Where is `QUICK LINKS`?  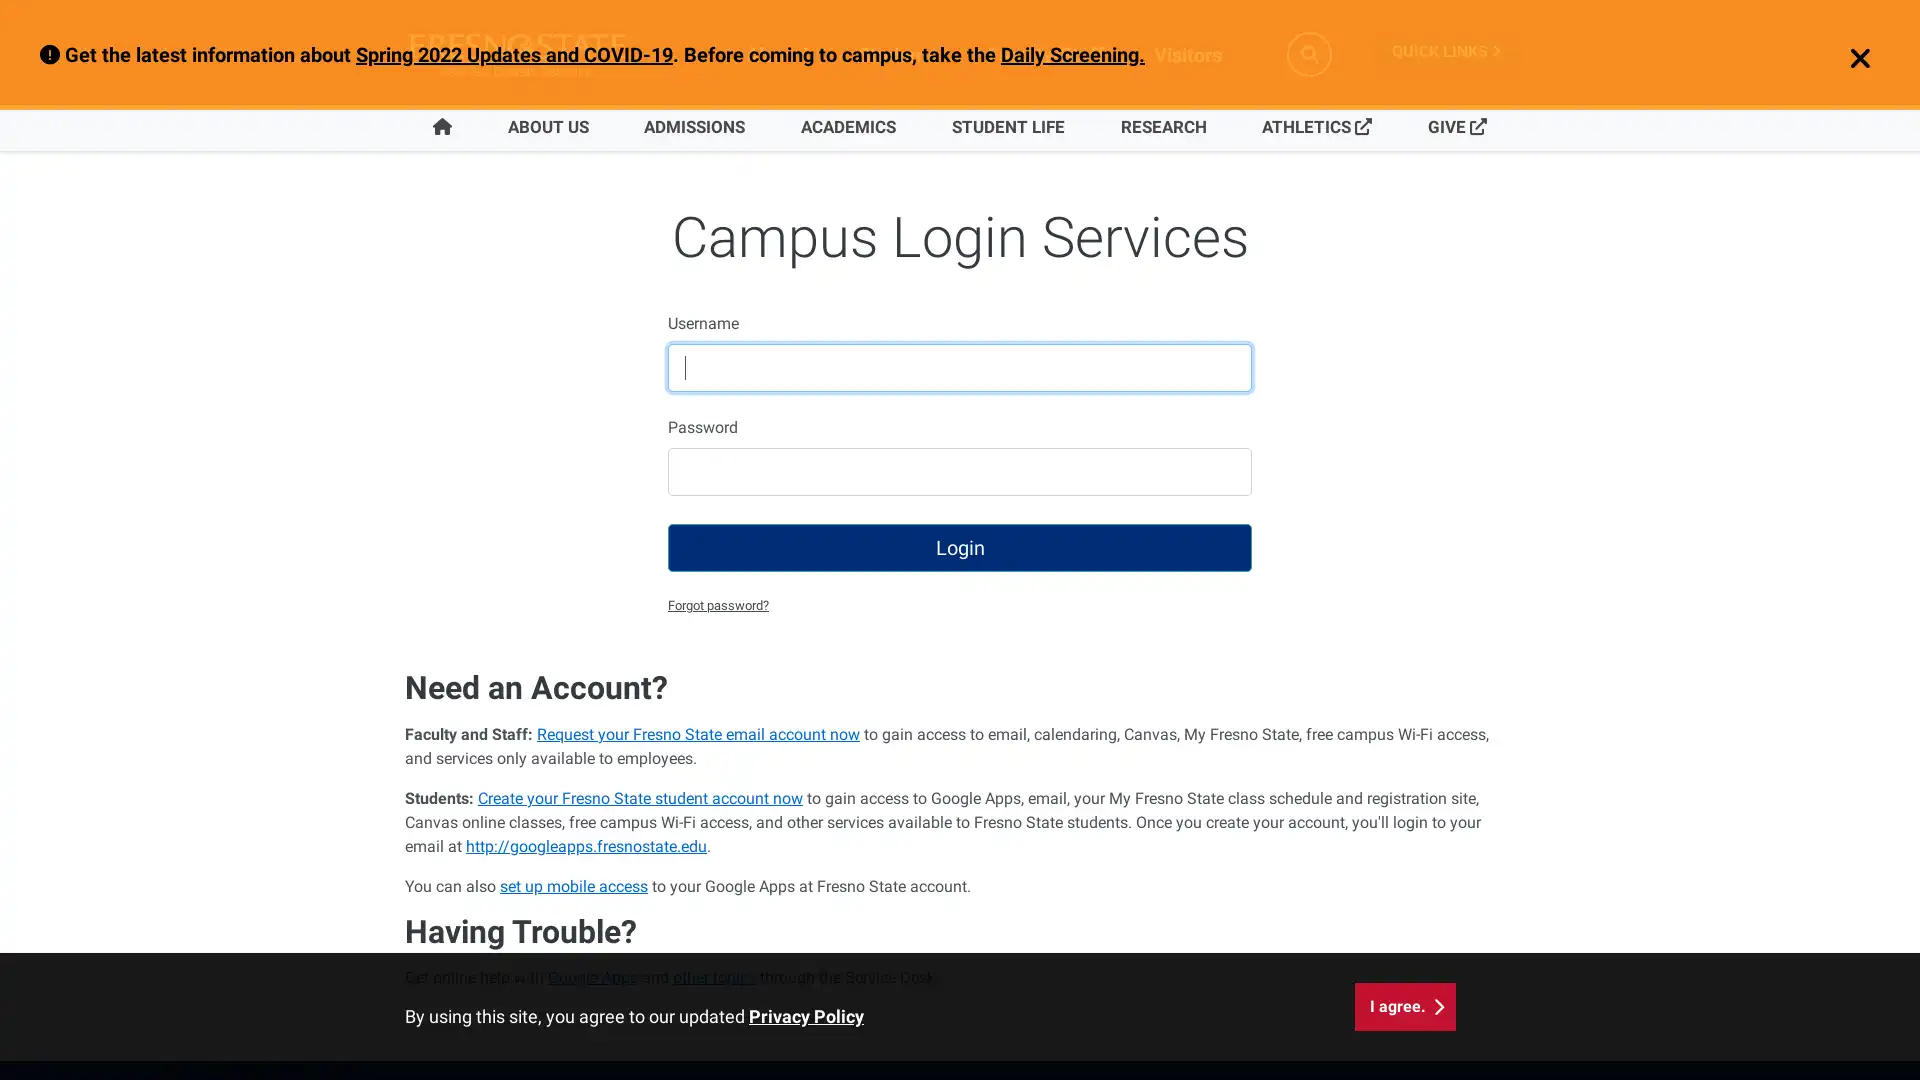
QUICK LINKS is located at coordinates (1445, 50).